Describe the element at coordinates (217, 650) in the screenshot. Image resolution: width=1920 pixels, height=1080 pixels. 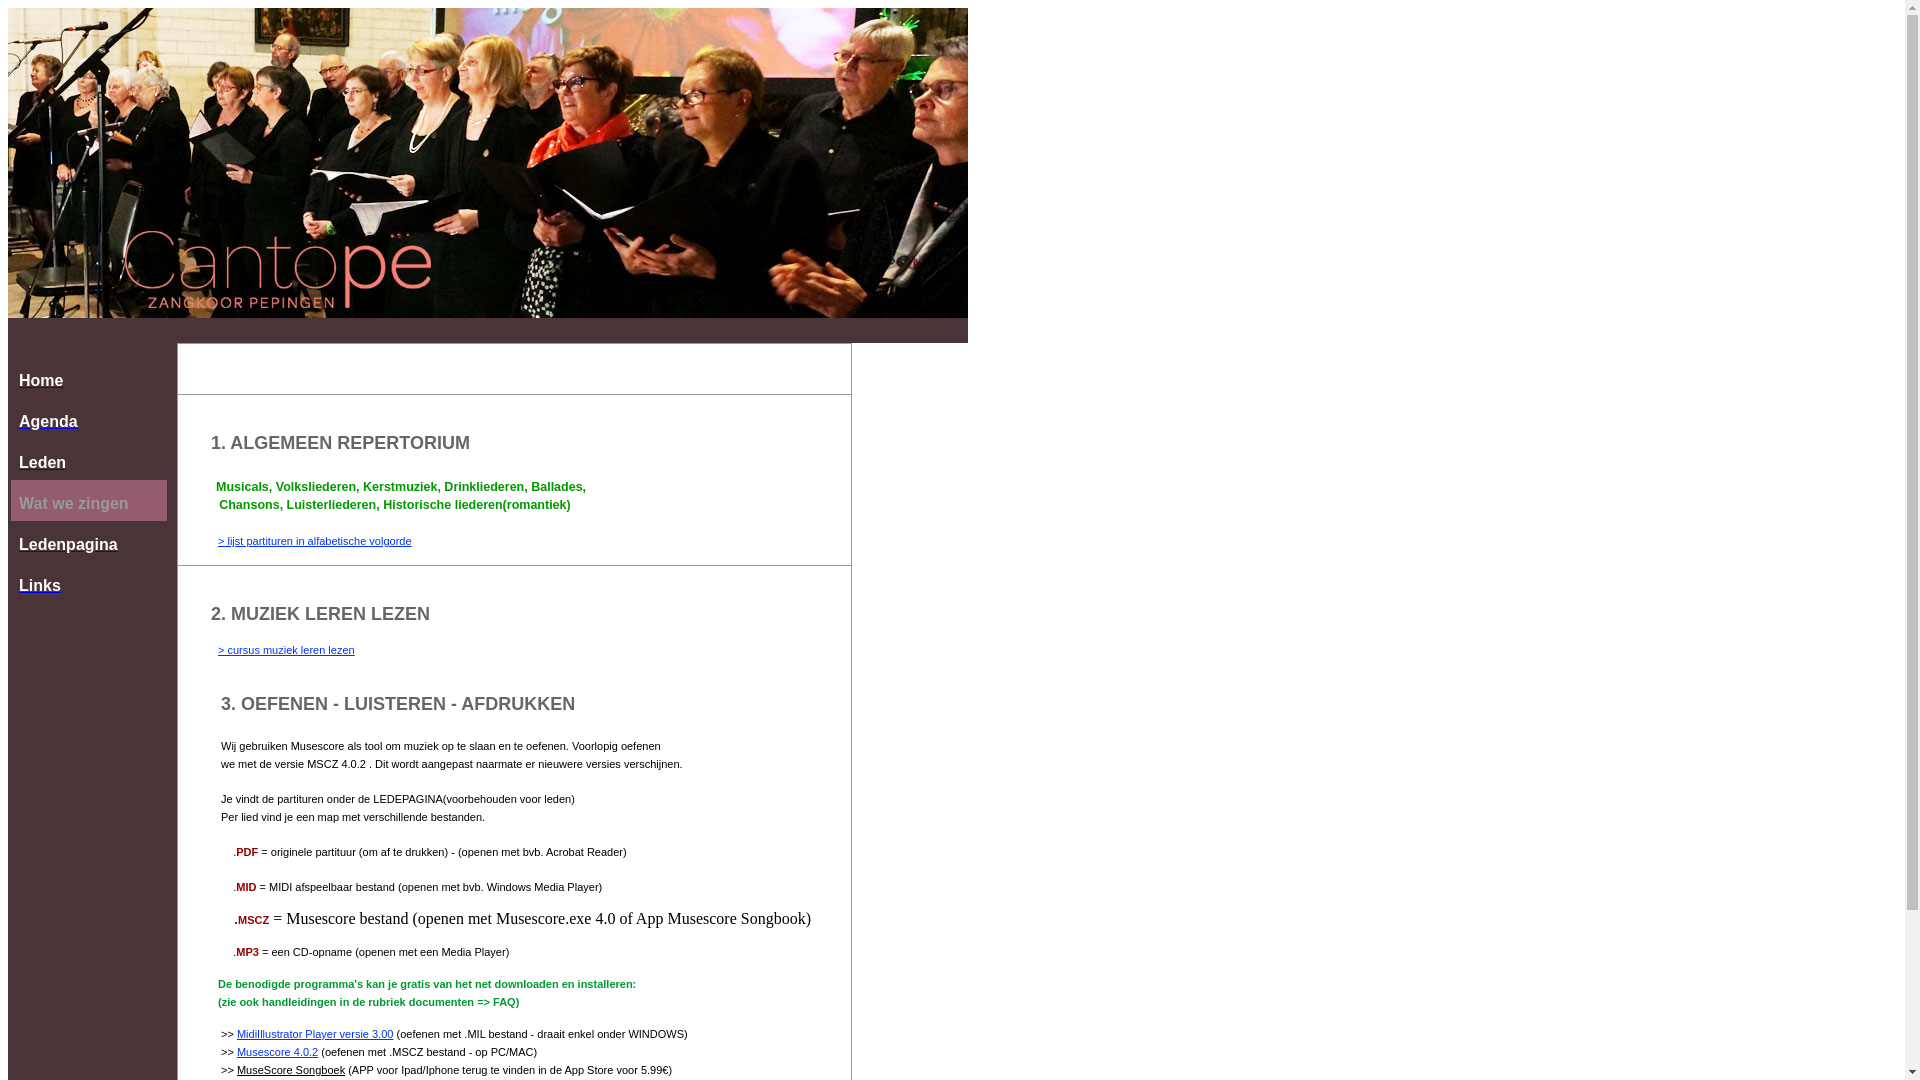
I see `'> cursus muziek leren lezen'` at that location.